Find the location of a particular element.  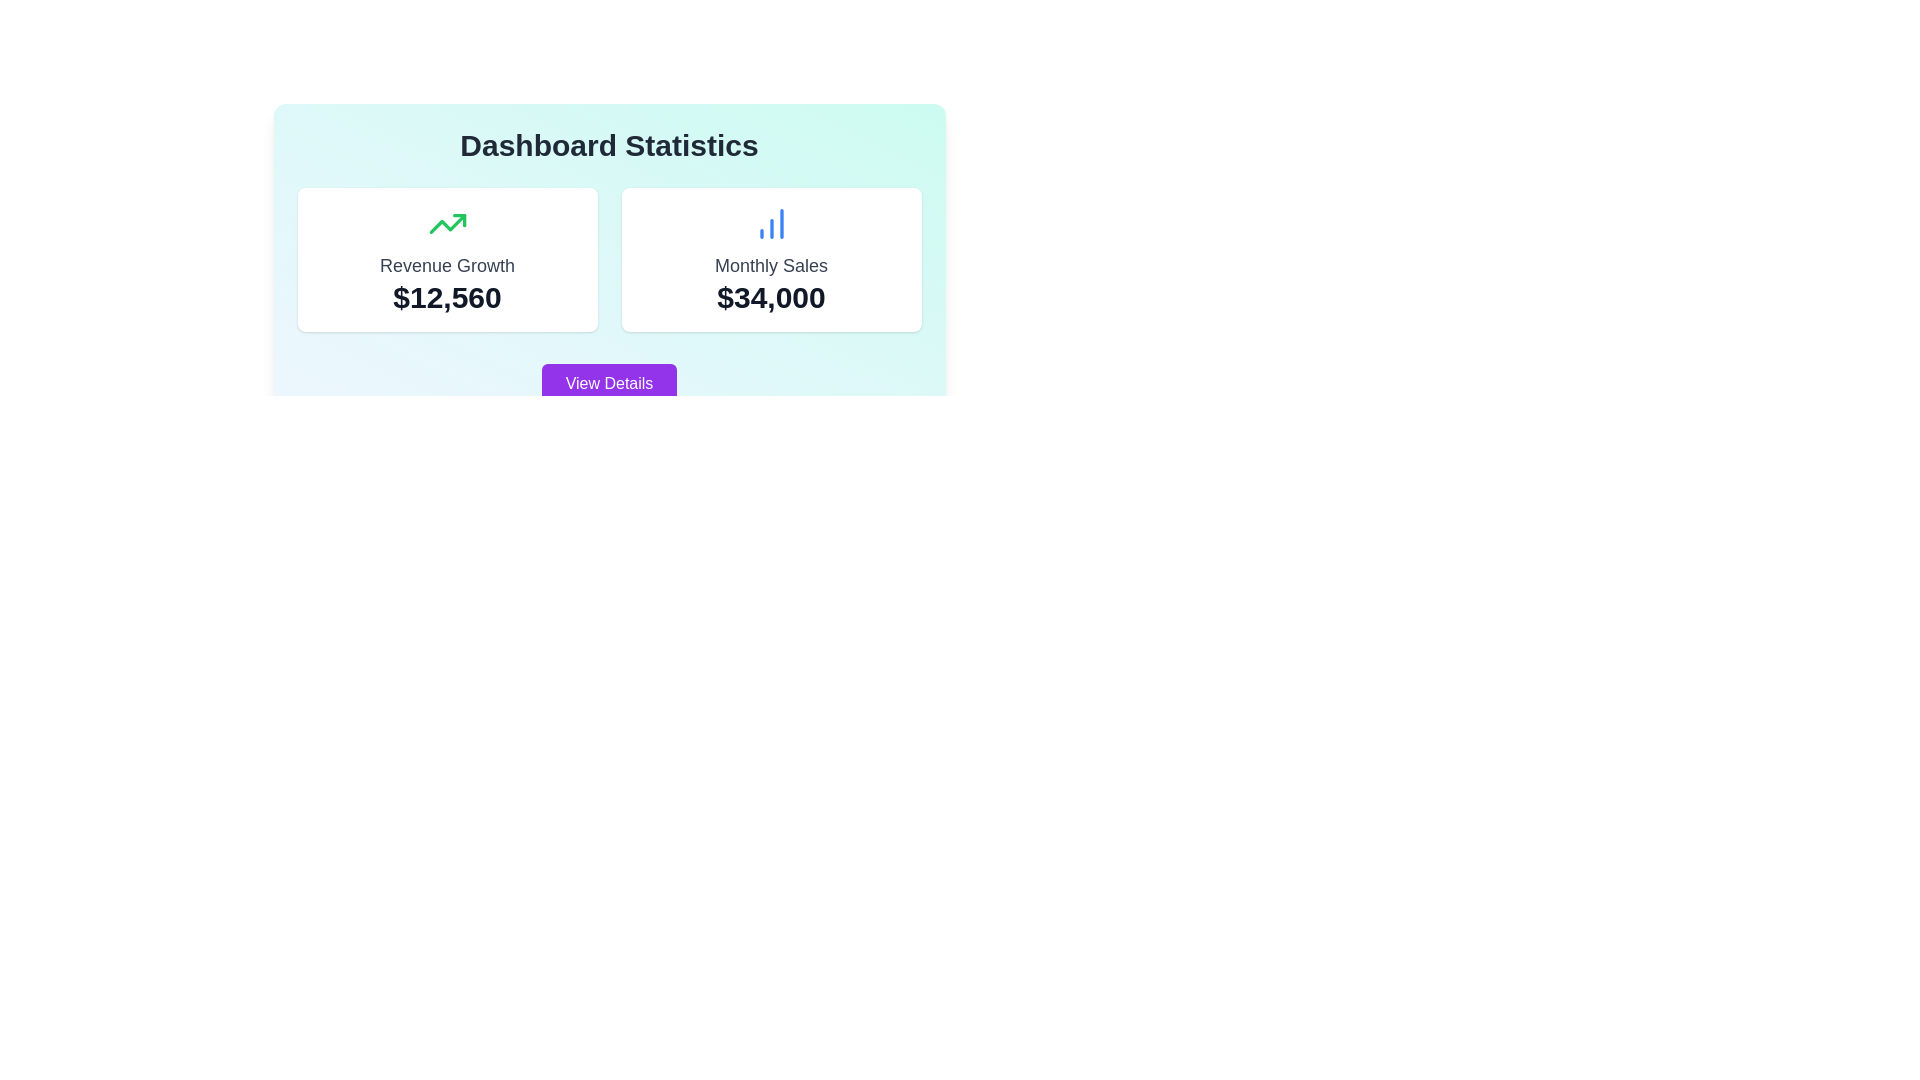

the Text display element that shows the revenue growth figure, located at the bottom of the 'Revenue Growth' card is located at coordinates (446, 297).